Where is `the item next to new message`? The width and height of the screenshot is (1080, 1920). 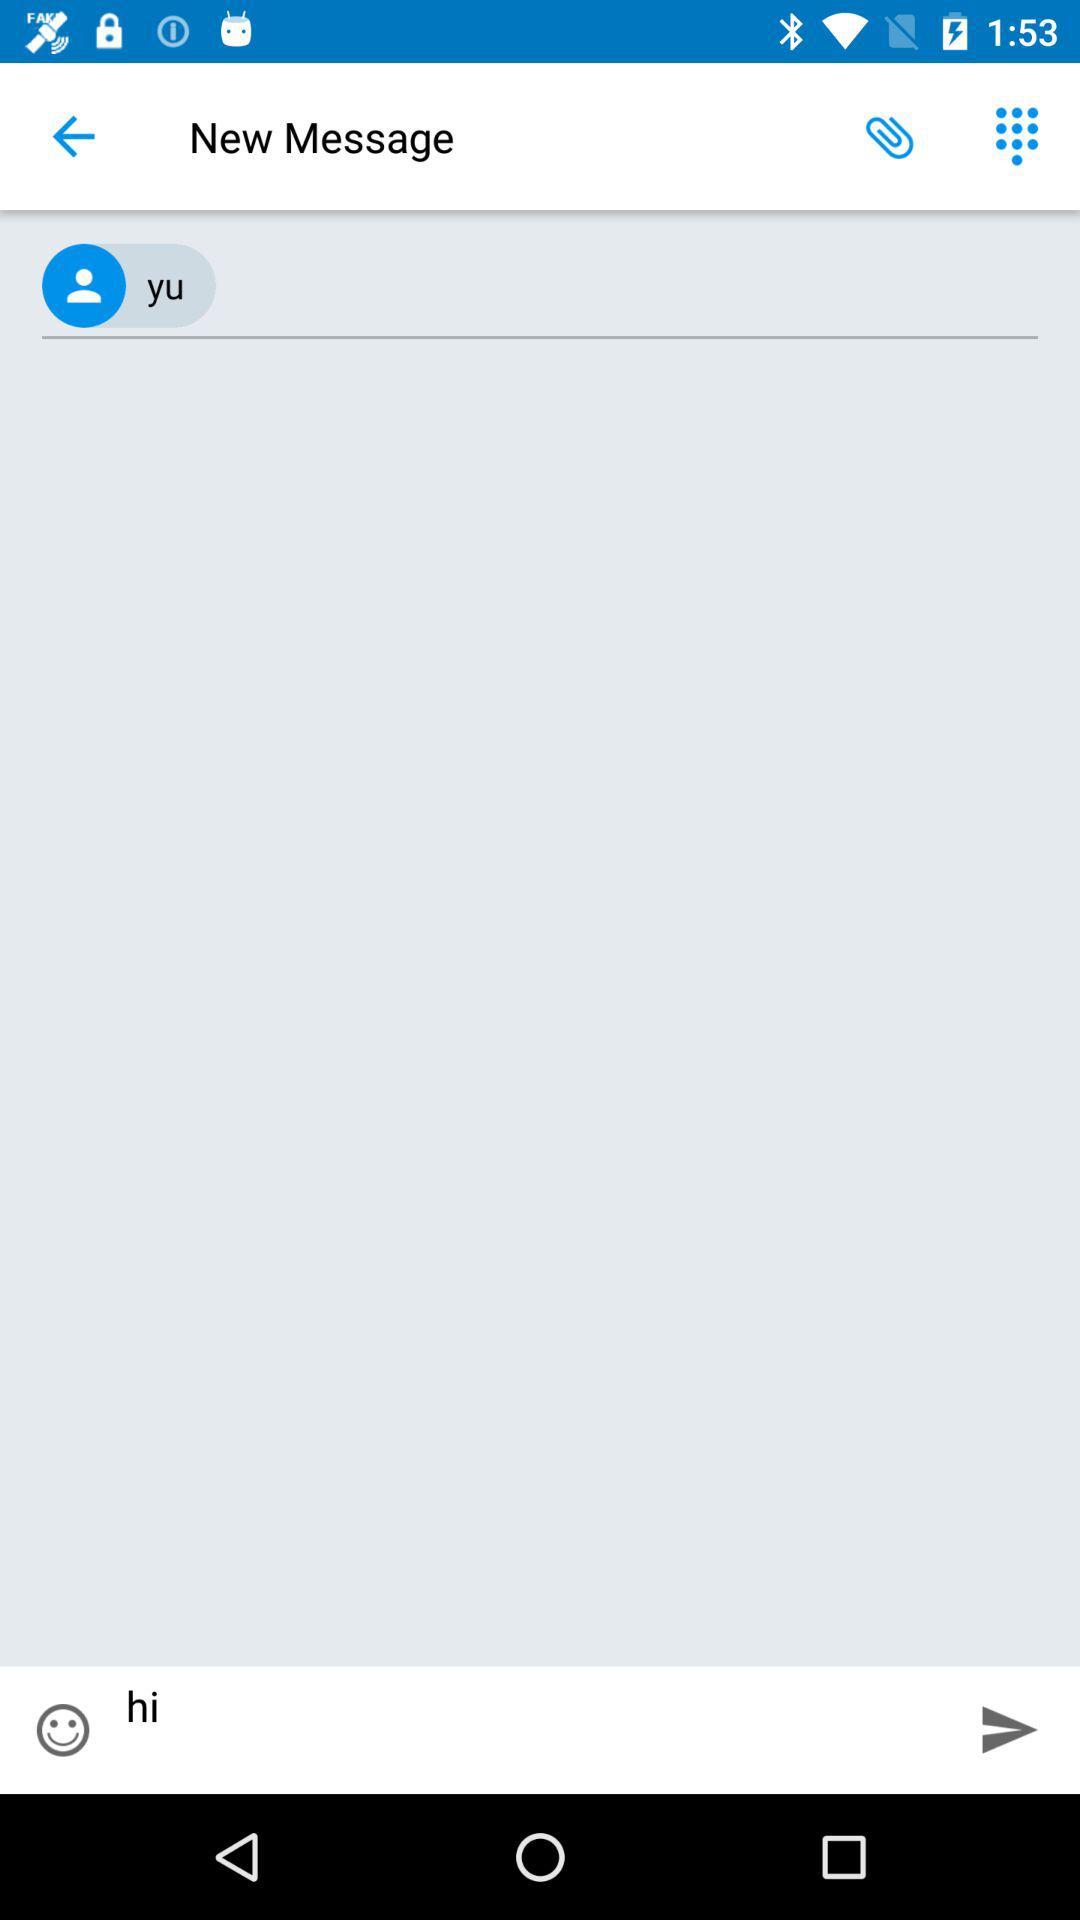 the item next to new message is located at coordinates (890, 135).